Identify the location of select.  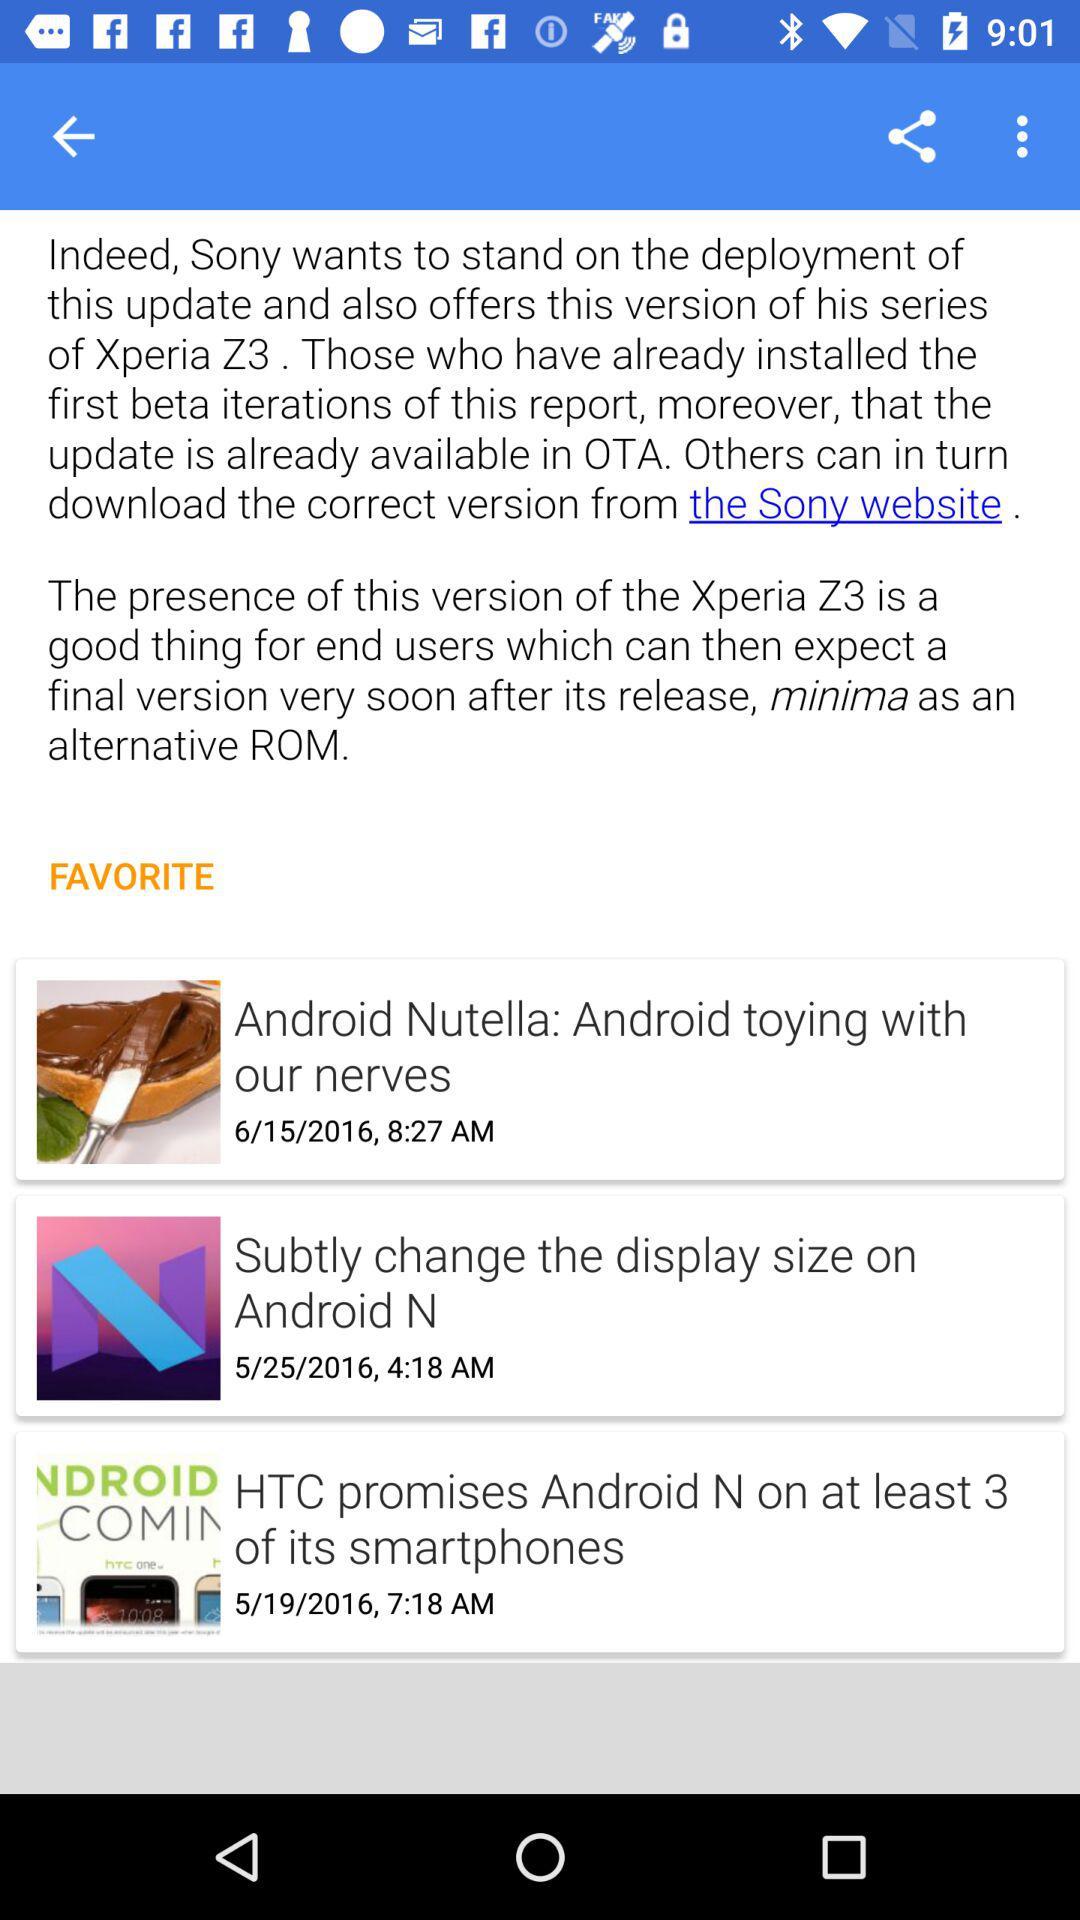
(540, 1284).